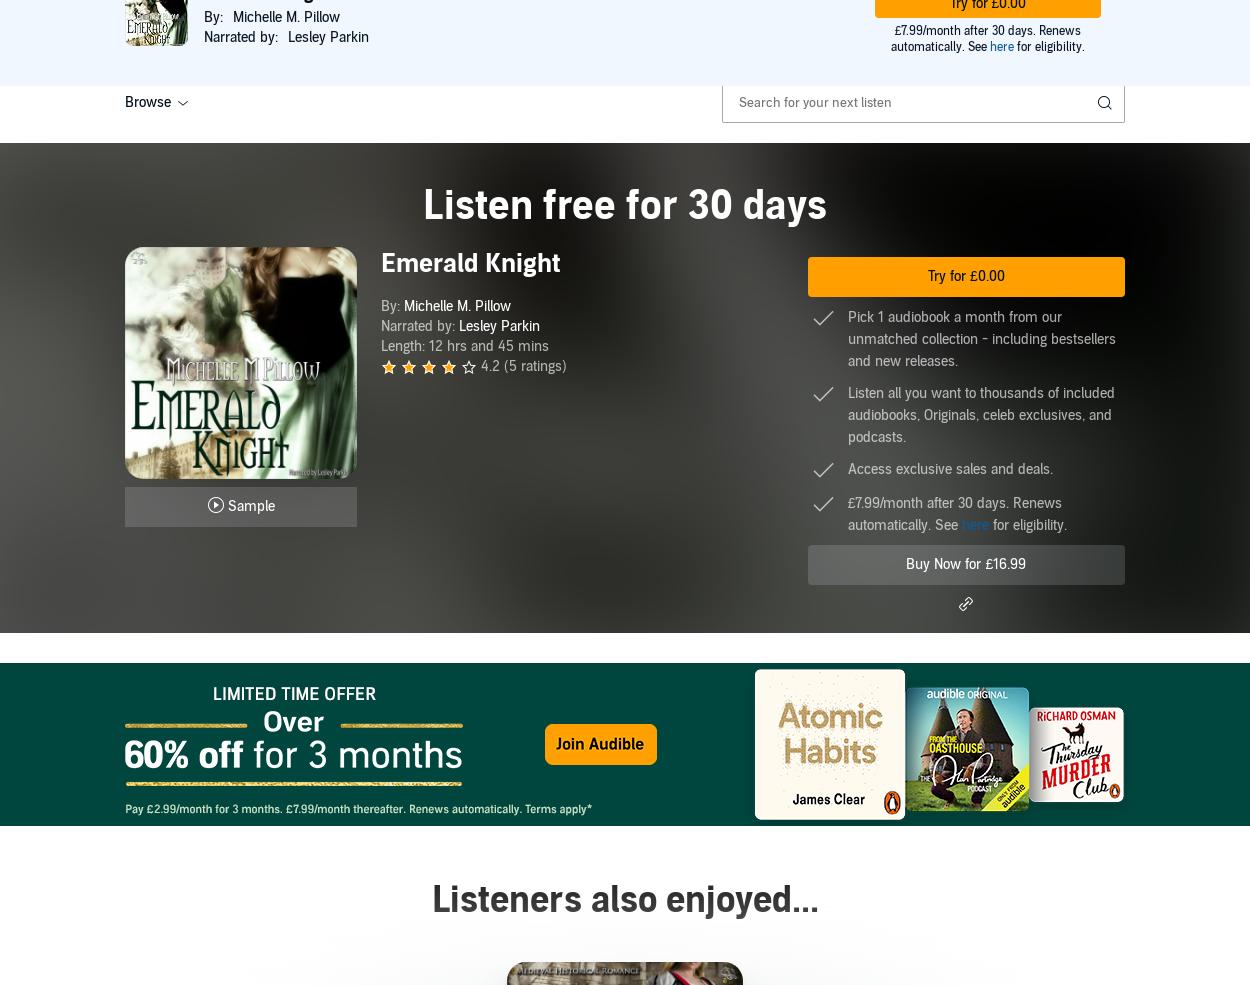 The width and height of the screenshot is (1250, 985). I want to click on 'Emerald Knight', so click(381, 262).